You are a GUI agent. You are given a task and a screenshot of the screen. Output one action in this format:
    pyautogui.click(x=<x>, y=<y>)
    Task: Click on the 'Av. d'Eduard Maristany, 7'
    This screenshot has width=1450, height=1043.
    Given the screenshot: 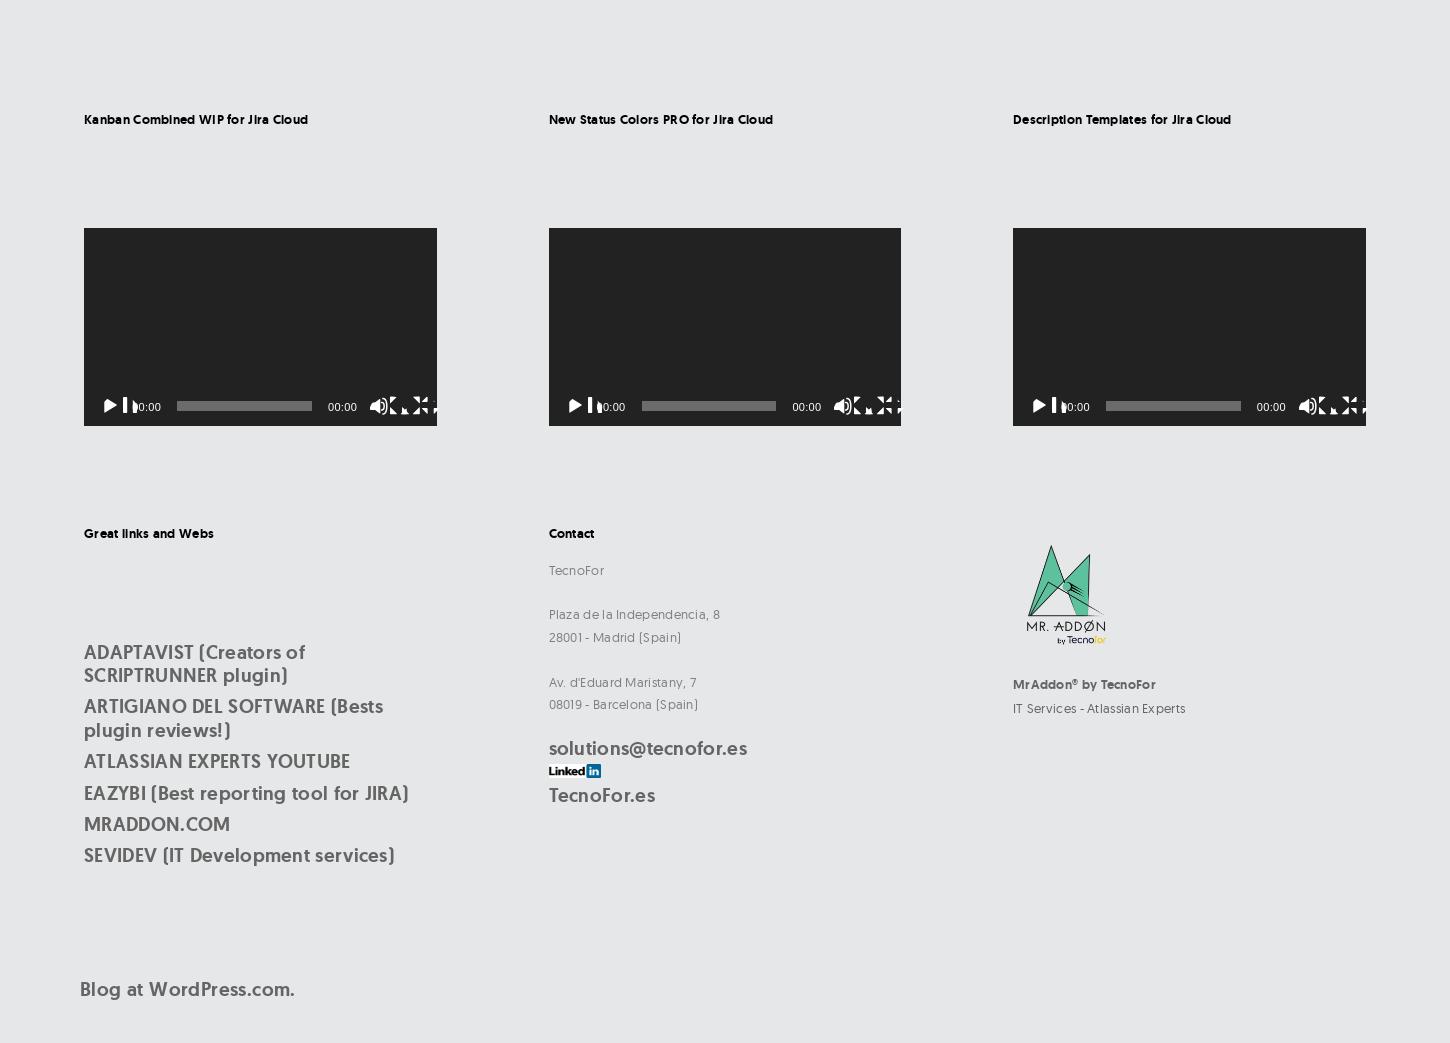 What is the action you would take?
    pyautogui.click(x=621, y=680)
    